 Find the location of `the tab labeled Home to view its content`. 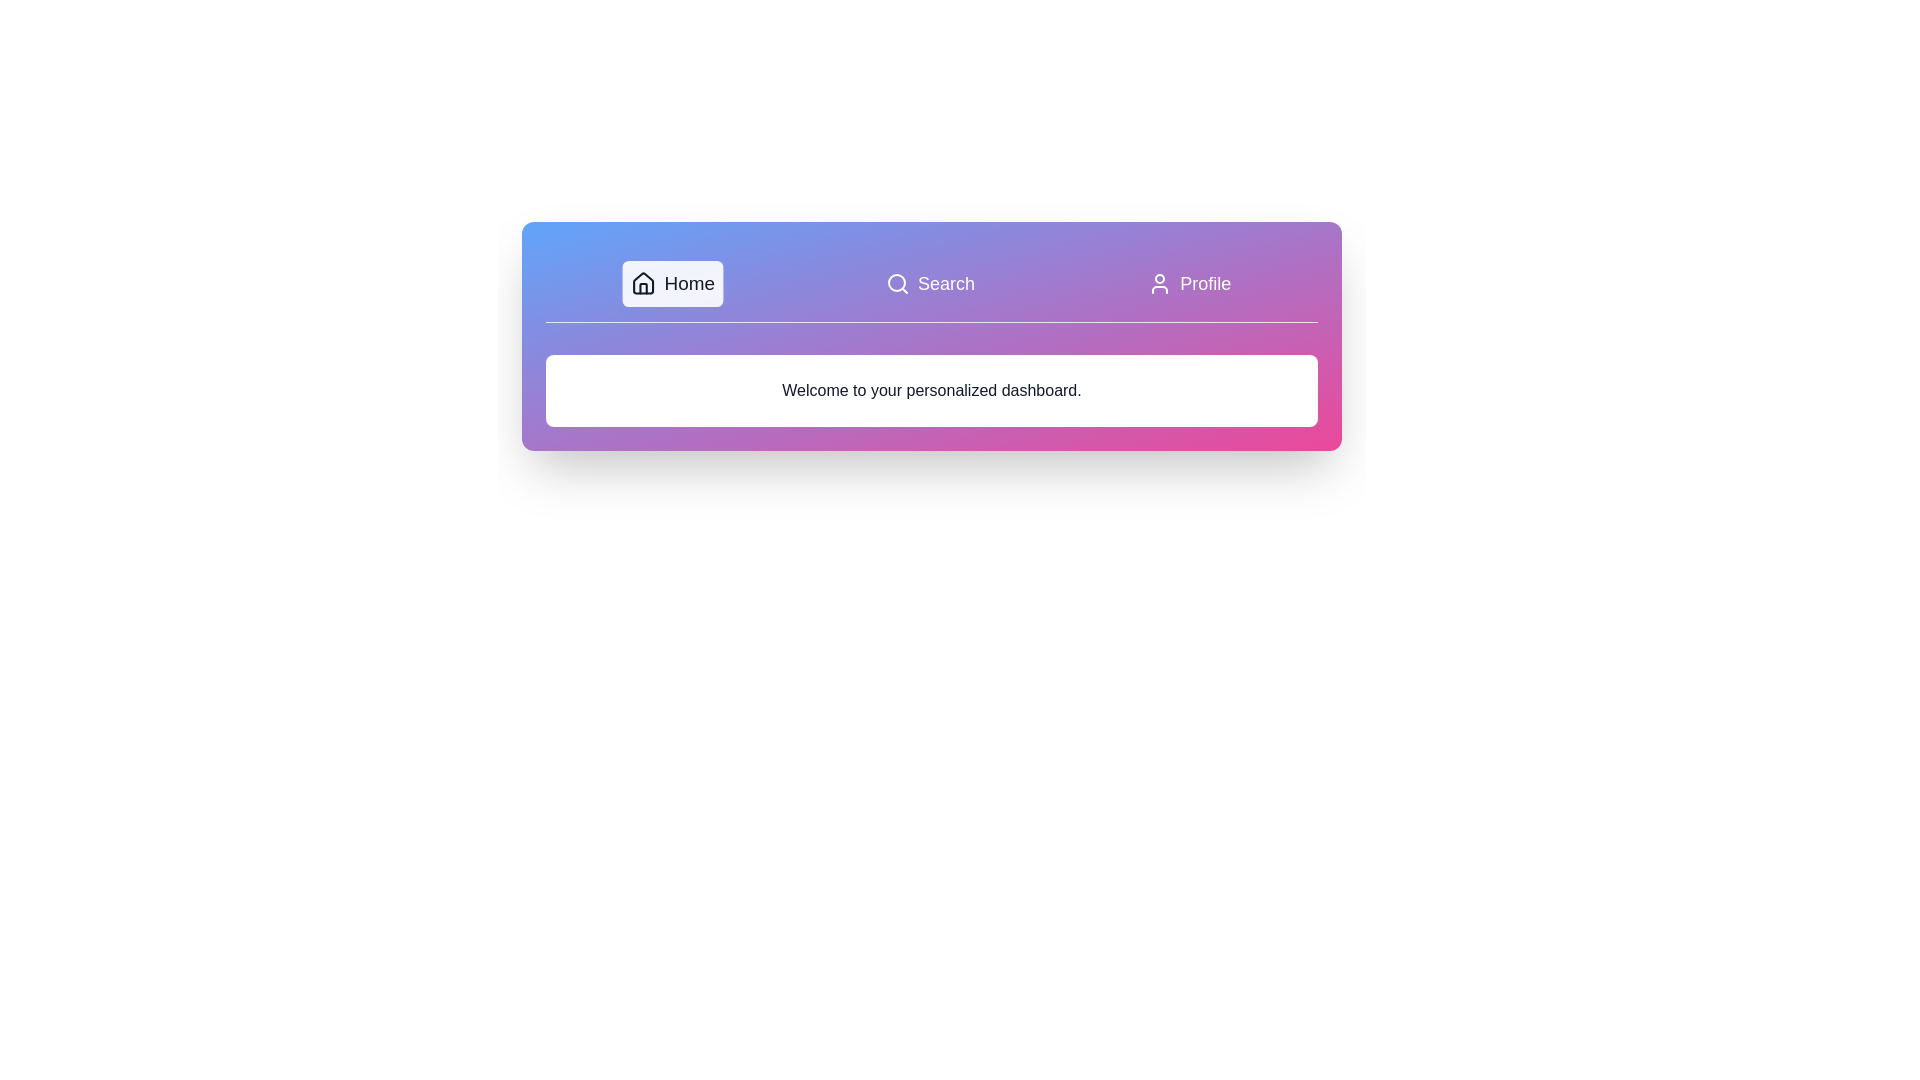

the tab labeled Home to view its content is located at coordinates (672, 284).